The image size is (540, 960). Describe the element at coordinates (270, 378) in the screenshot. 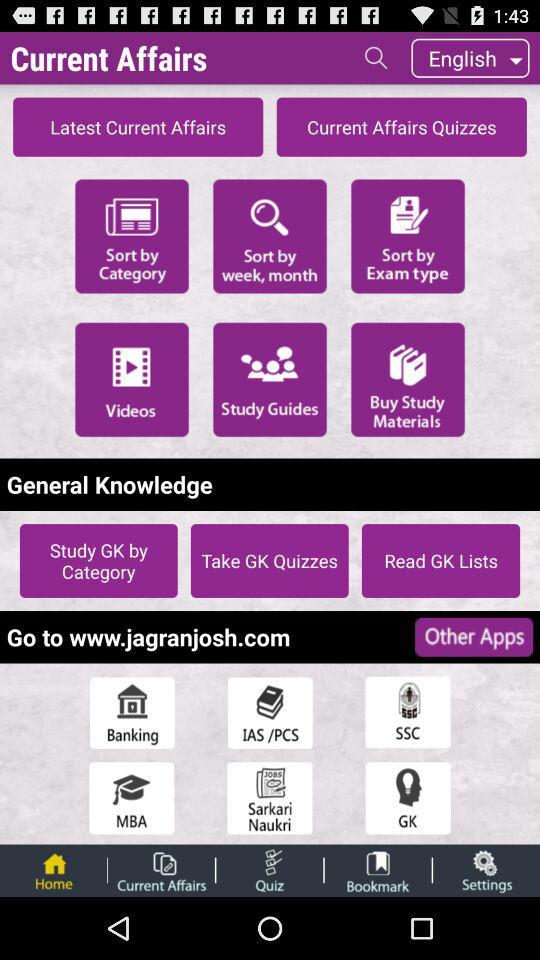

I see `available study guides` at that location.